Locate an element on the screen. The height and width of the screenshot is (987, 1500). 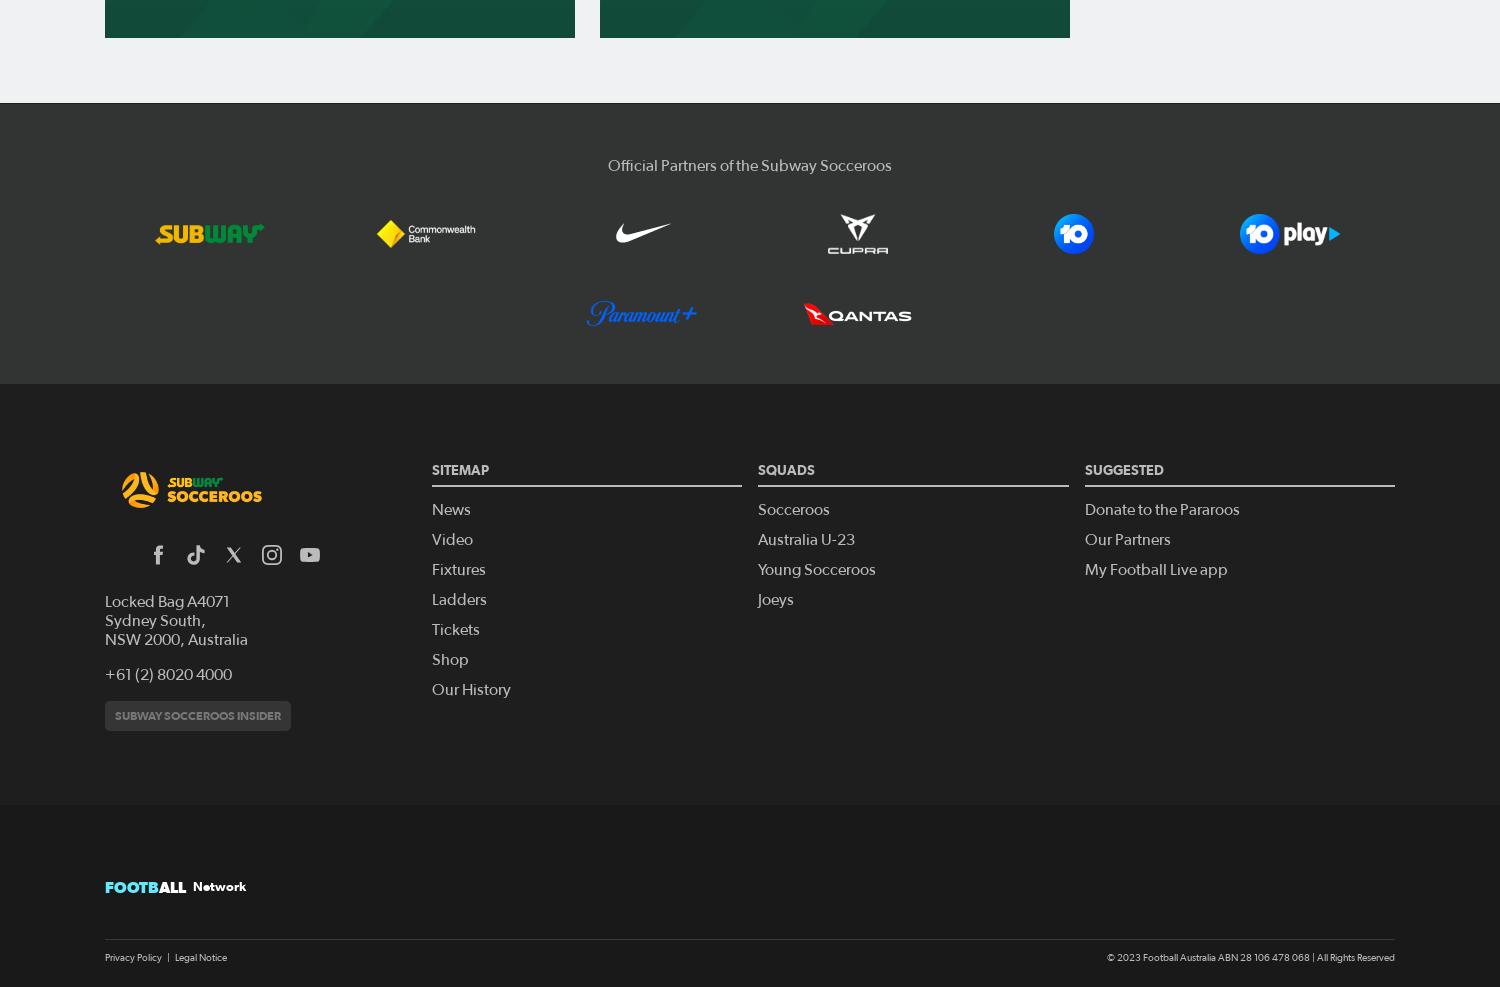
'Legal Notice' is located at coordinates (200, 956).